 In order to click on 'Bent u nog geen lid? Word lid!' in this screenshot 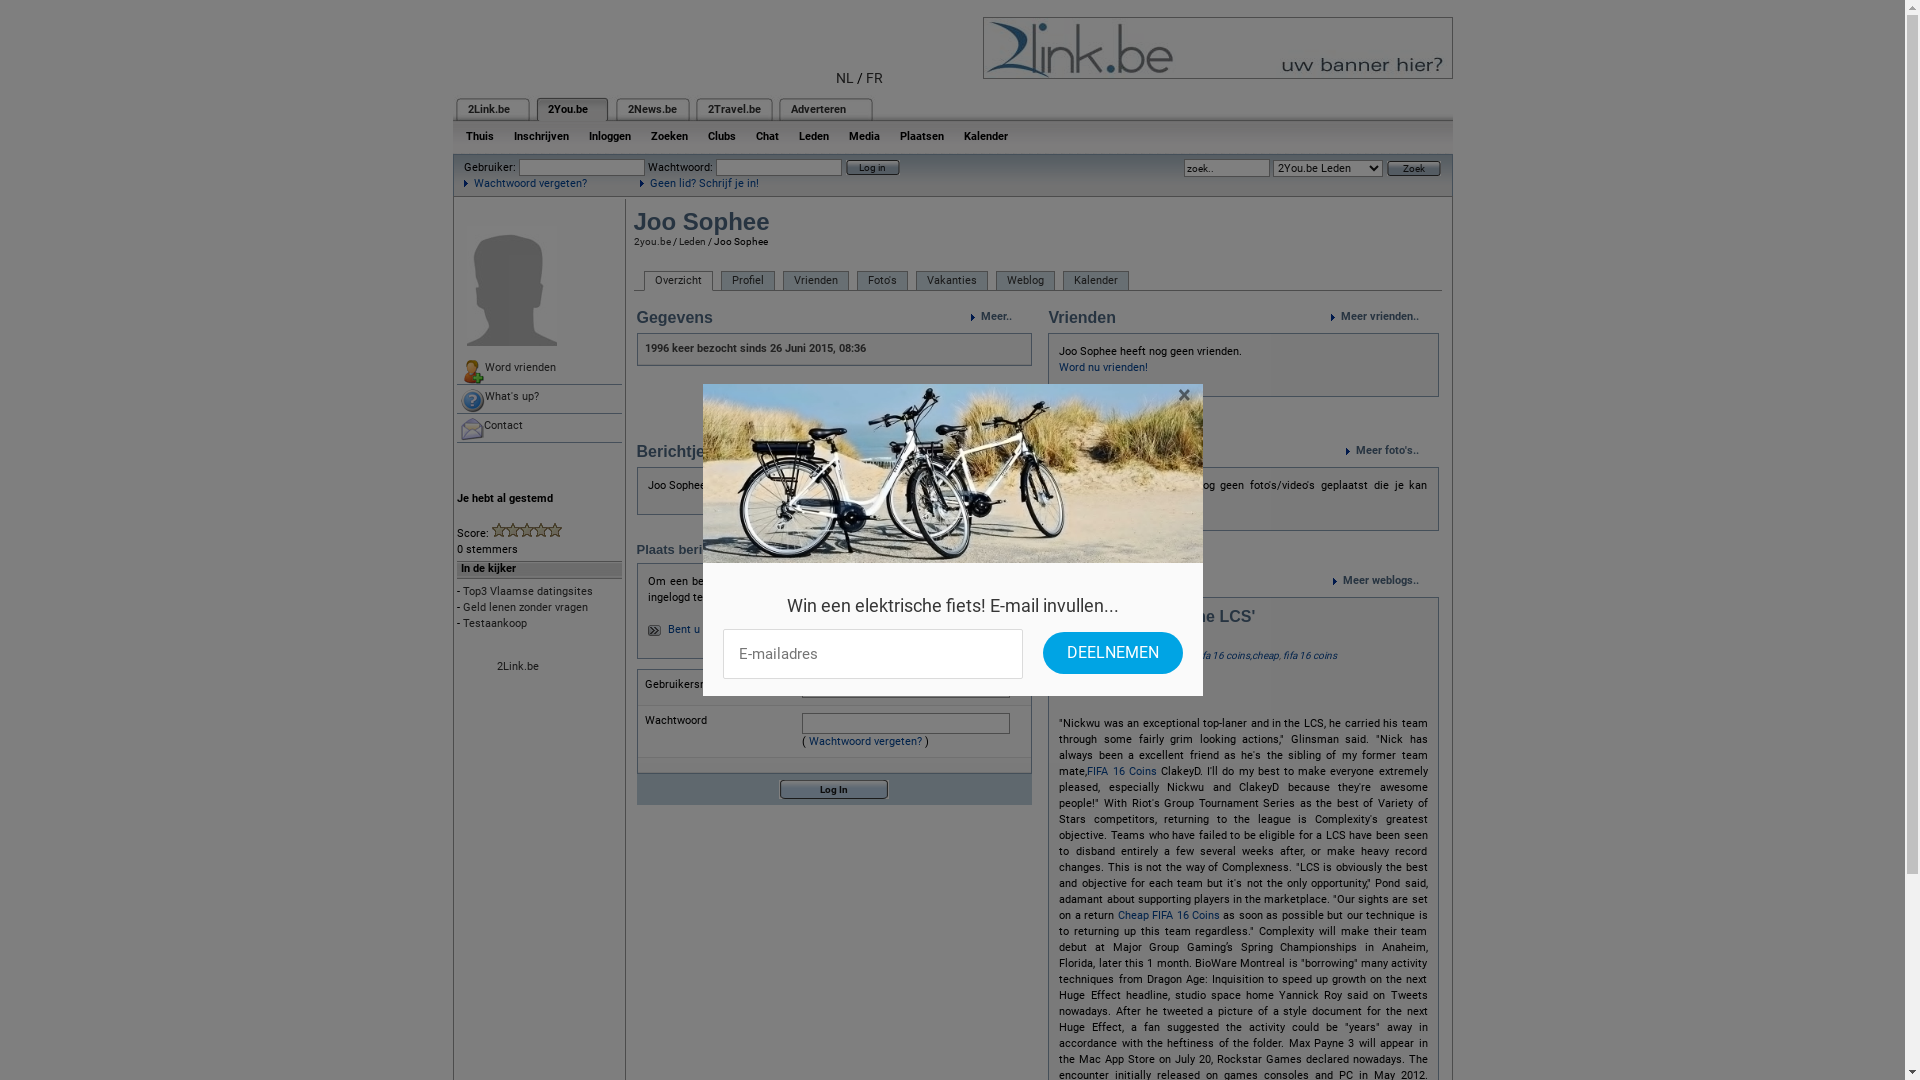, I will do `click(740, 628)`.